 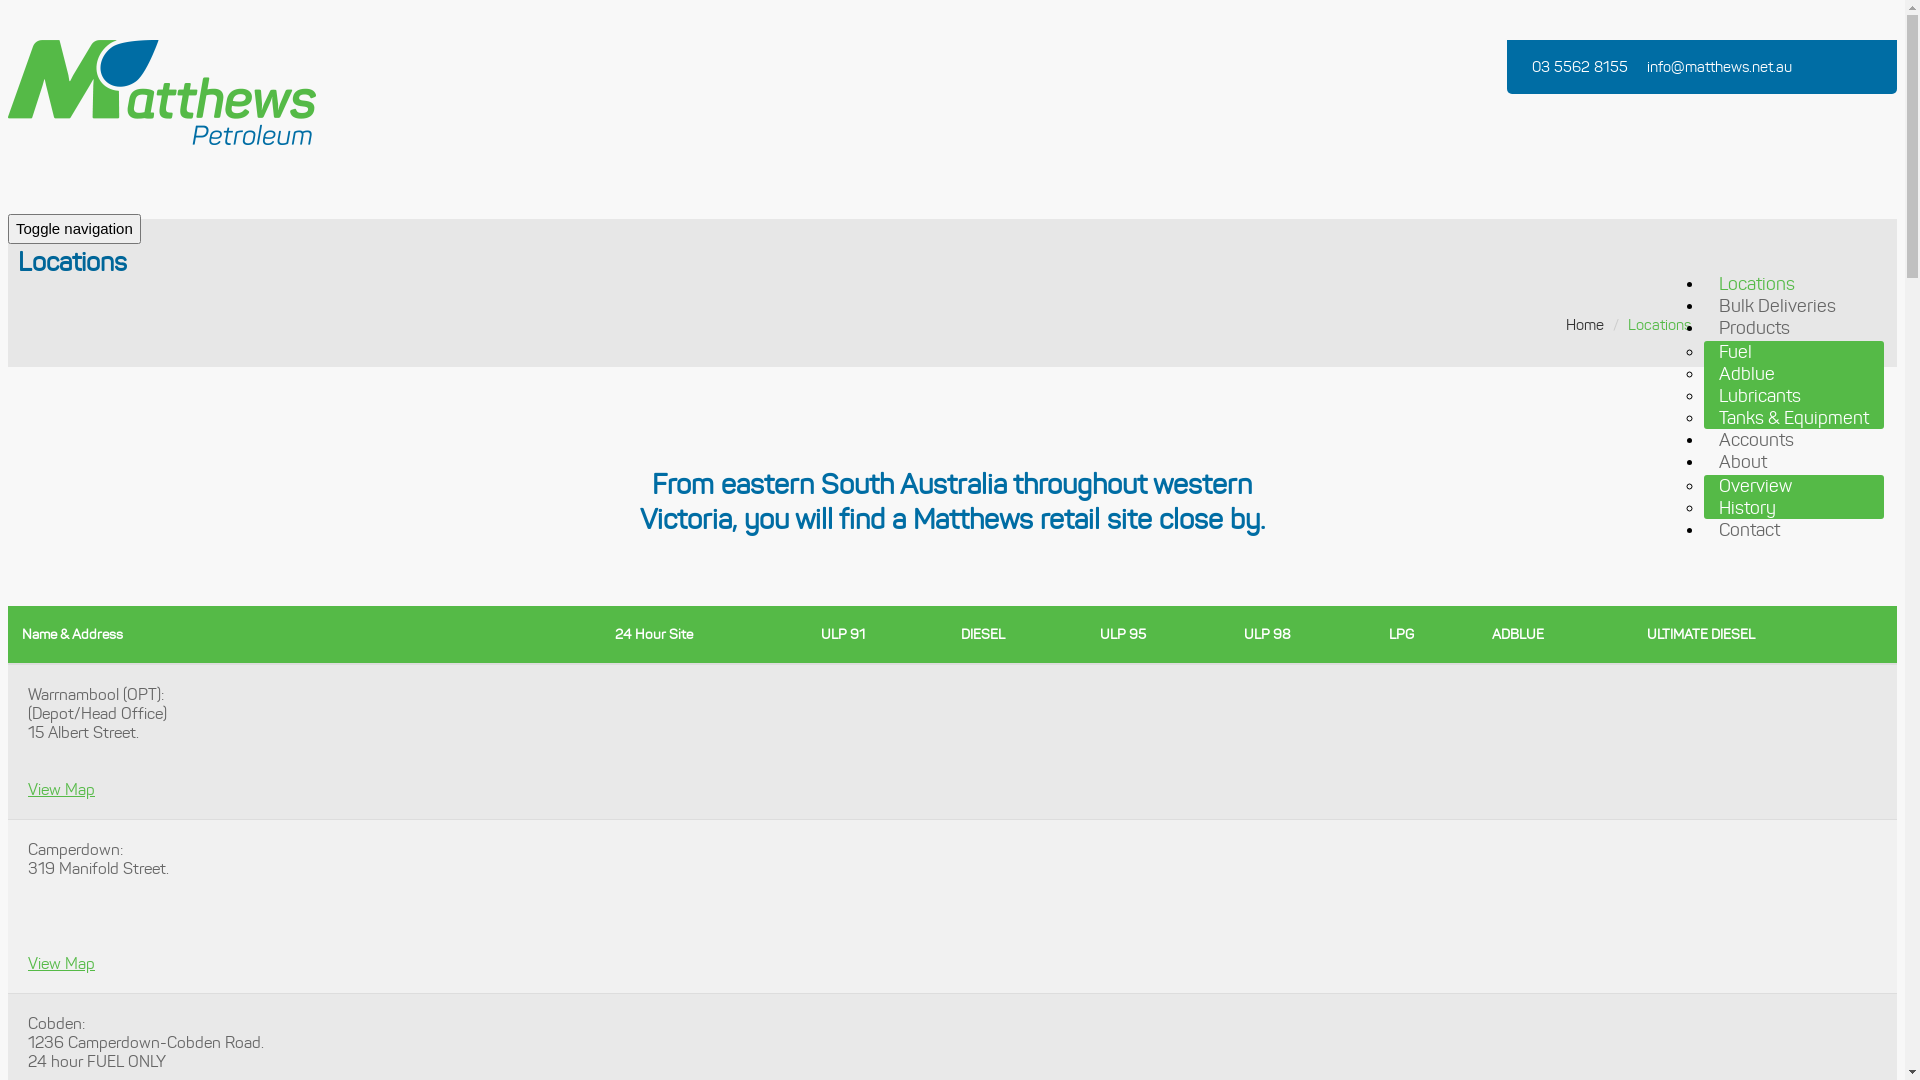 I want to click on 'Adblue', so click(x=1703, y=374).